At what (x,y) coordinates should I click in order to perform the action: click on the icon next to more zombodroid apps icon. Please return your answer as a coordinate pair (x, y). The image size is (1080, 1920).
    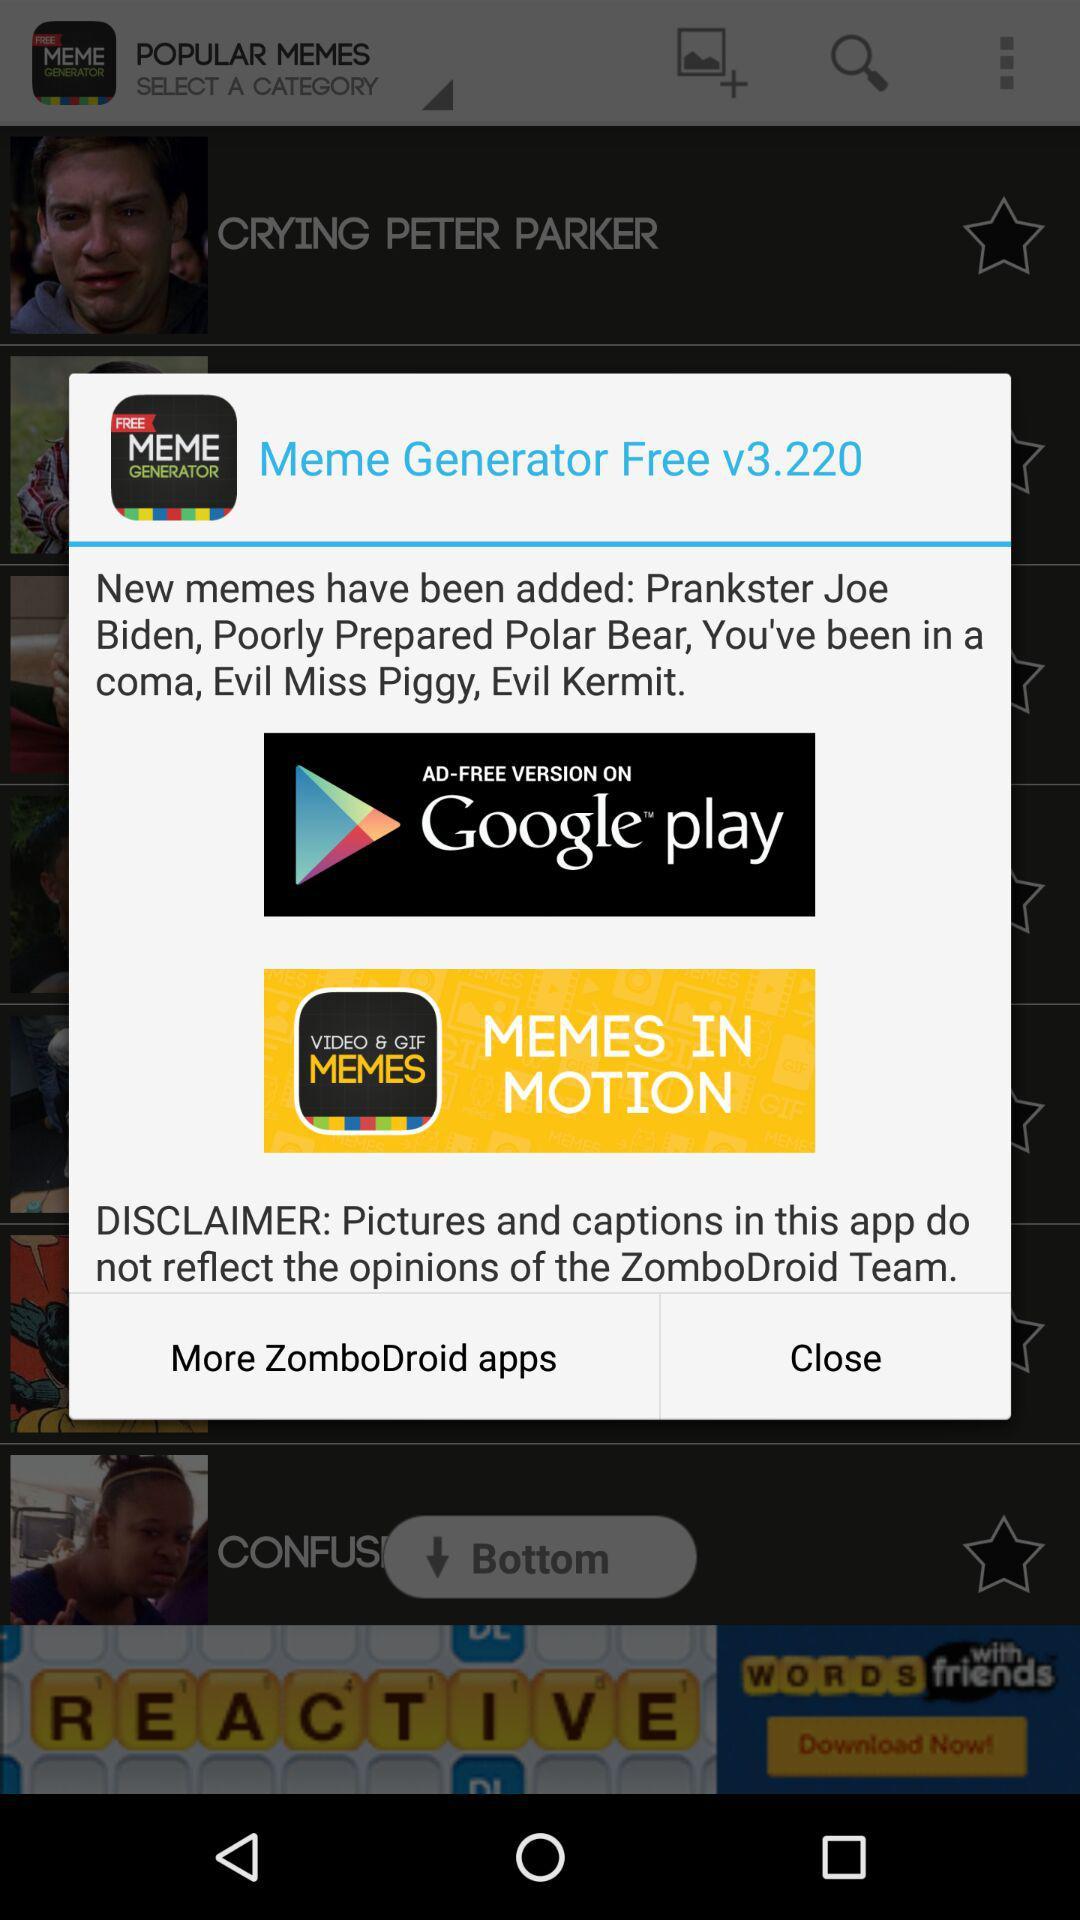
    Looking at the image, I should click on (835, 1356).